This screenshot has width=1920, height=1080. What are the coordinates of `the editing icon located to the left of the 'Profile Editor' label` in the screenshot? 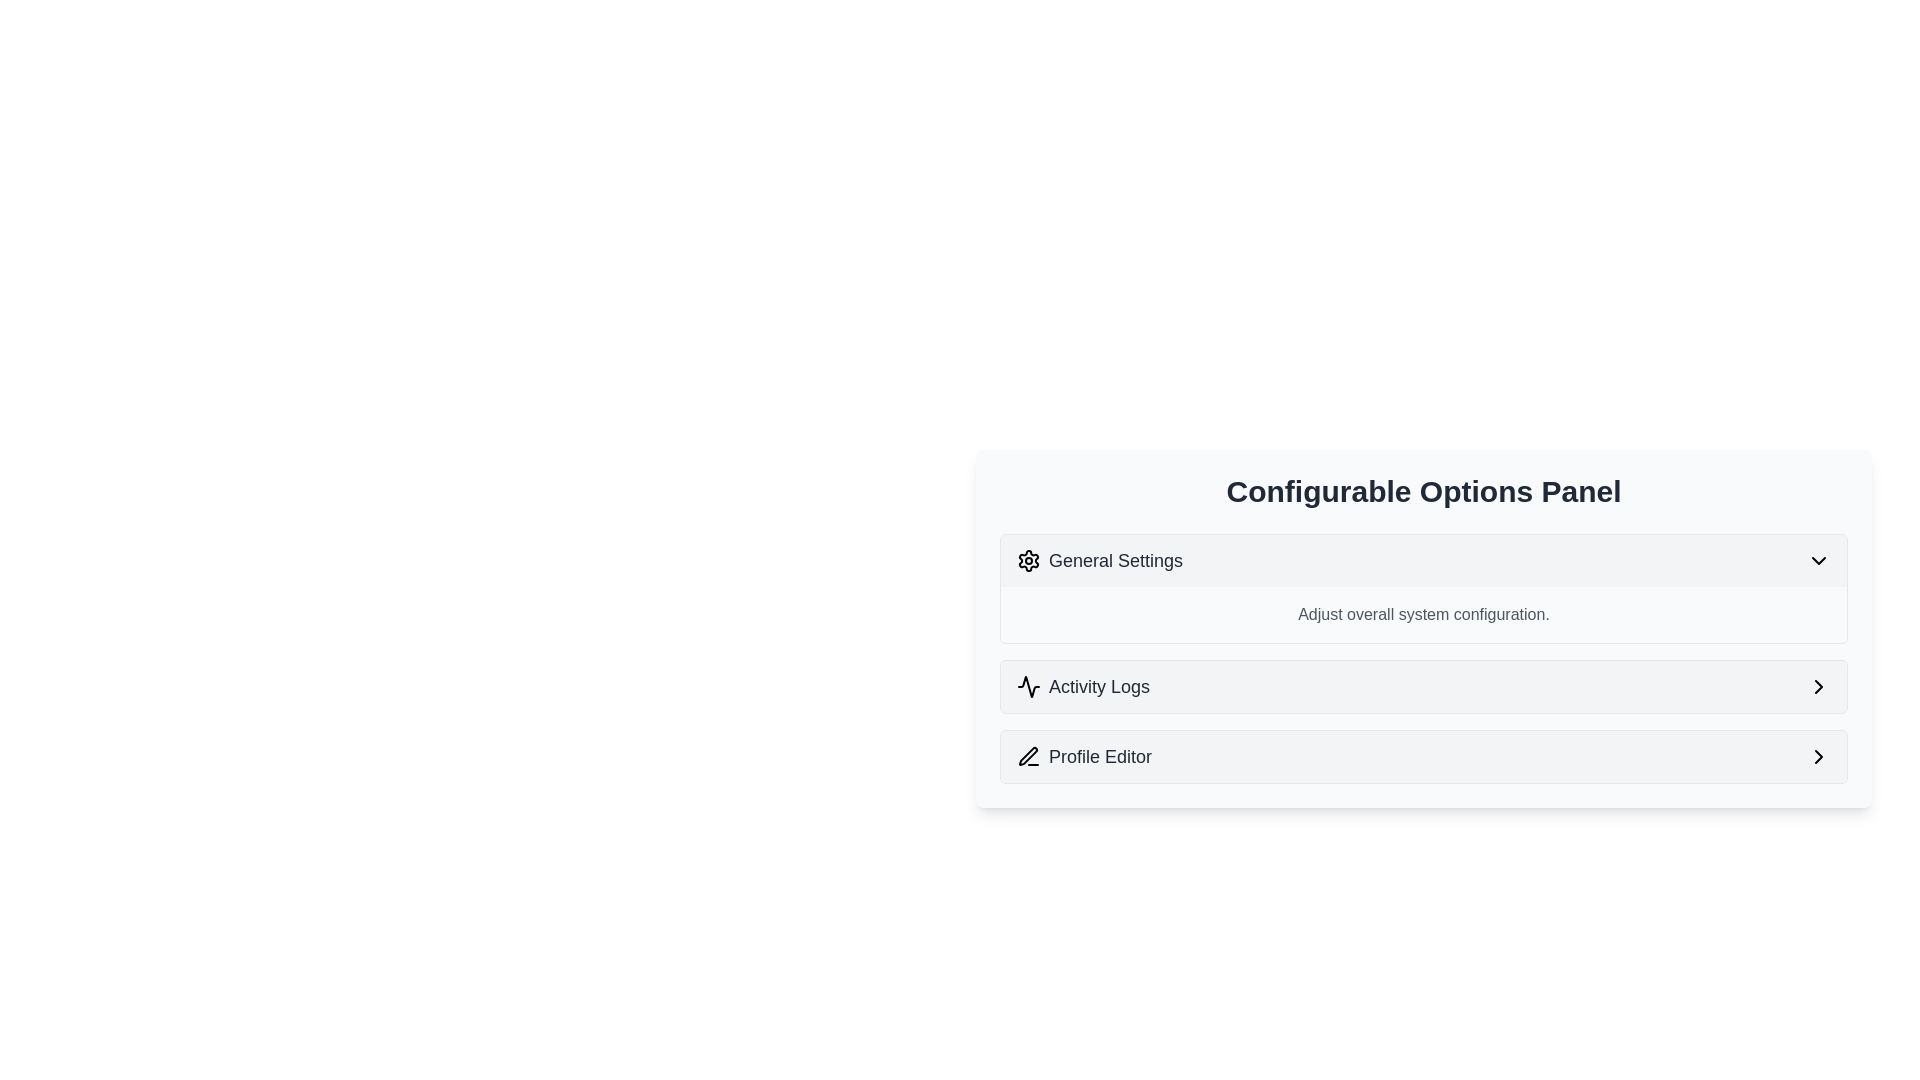 It's located at (1028, 756).